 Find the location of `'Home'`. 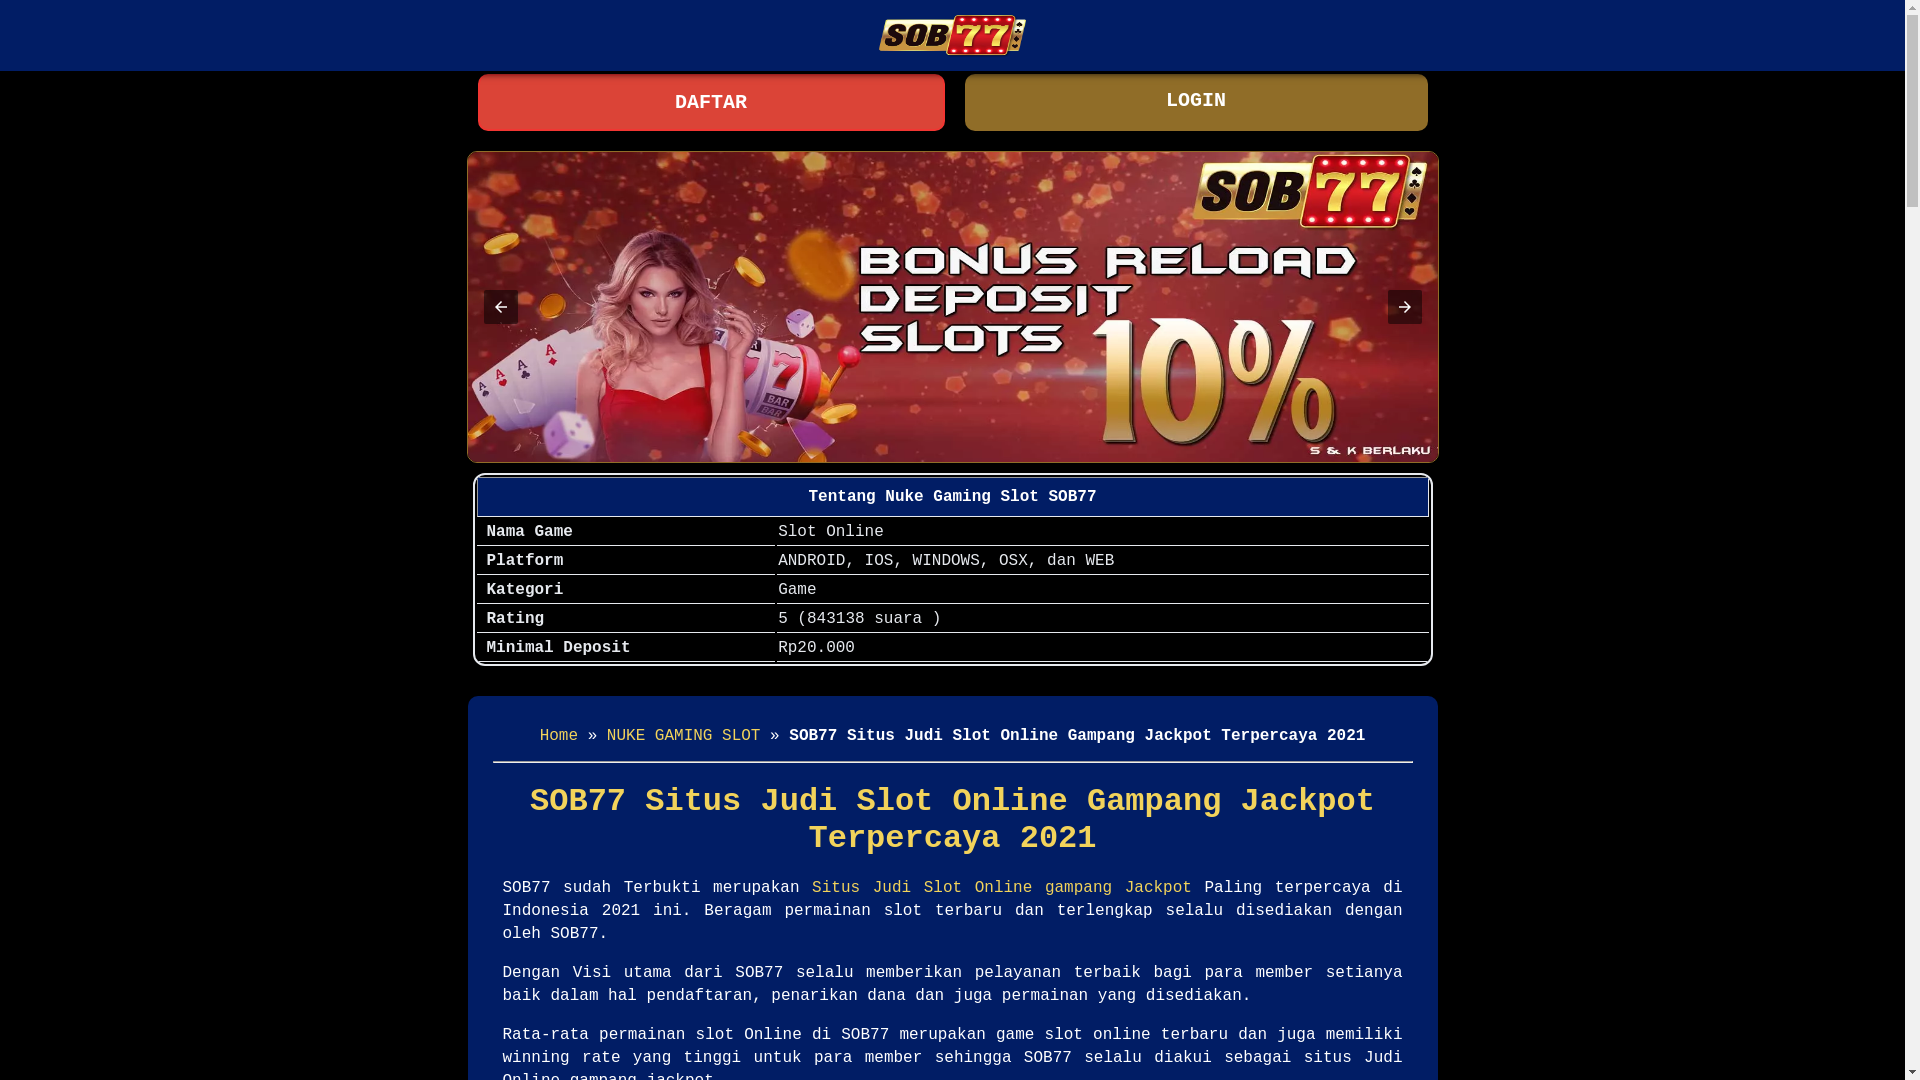

'Home' is located at coordinates (558, 736).